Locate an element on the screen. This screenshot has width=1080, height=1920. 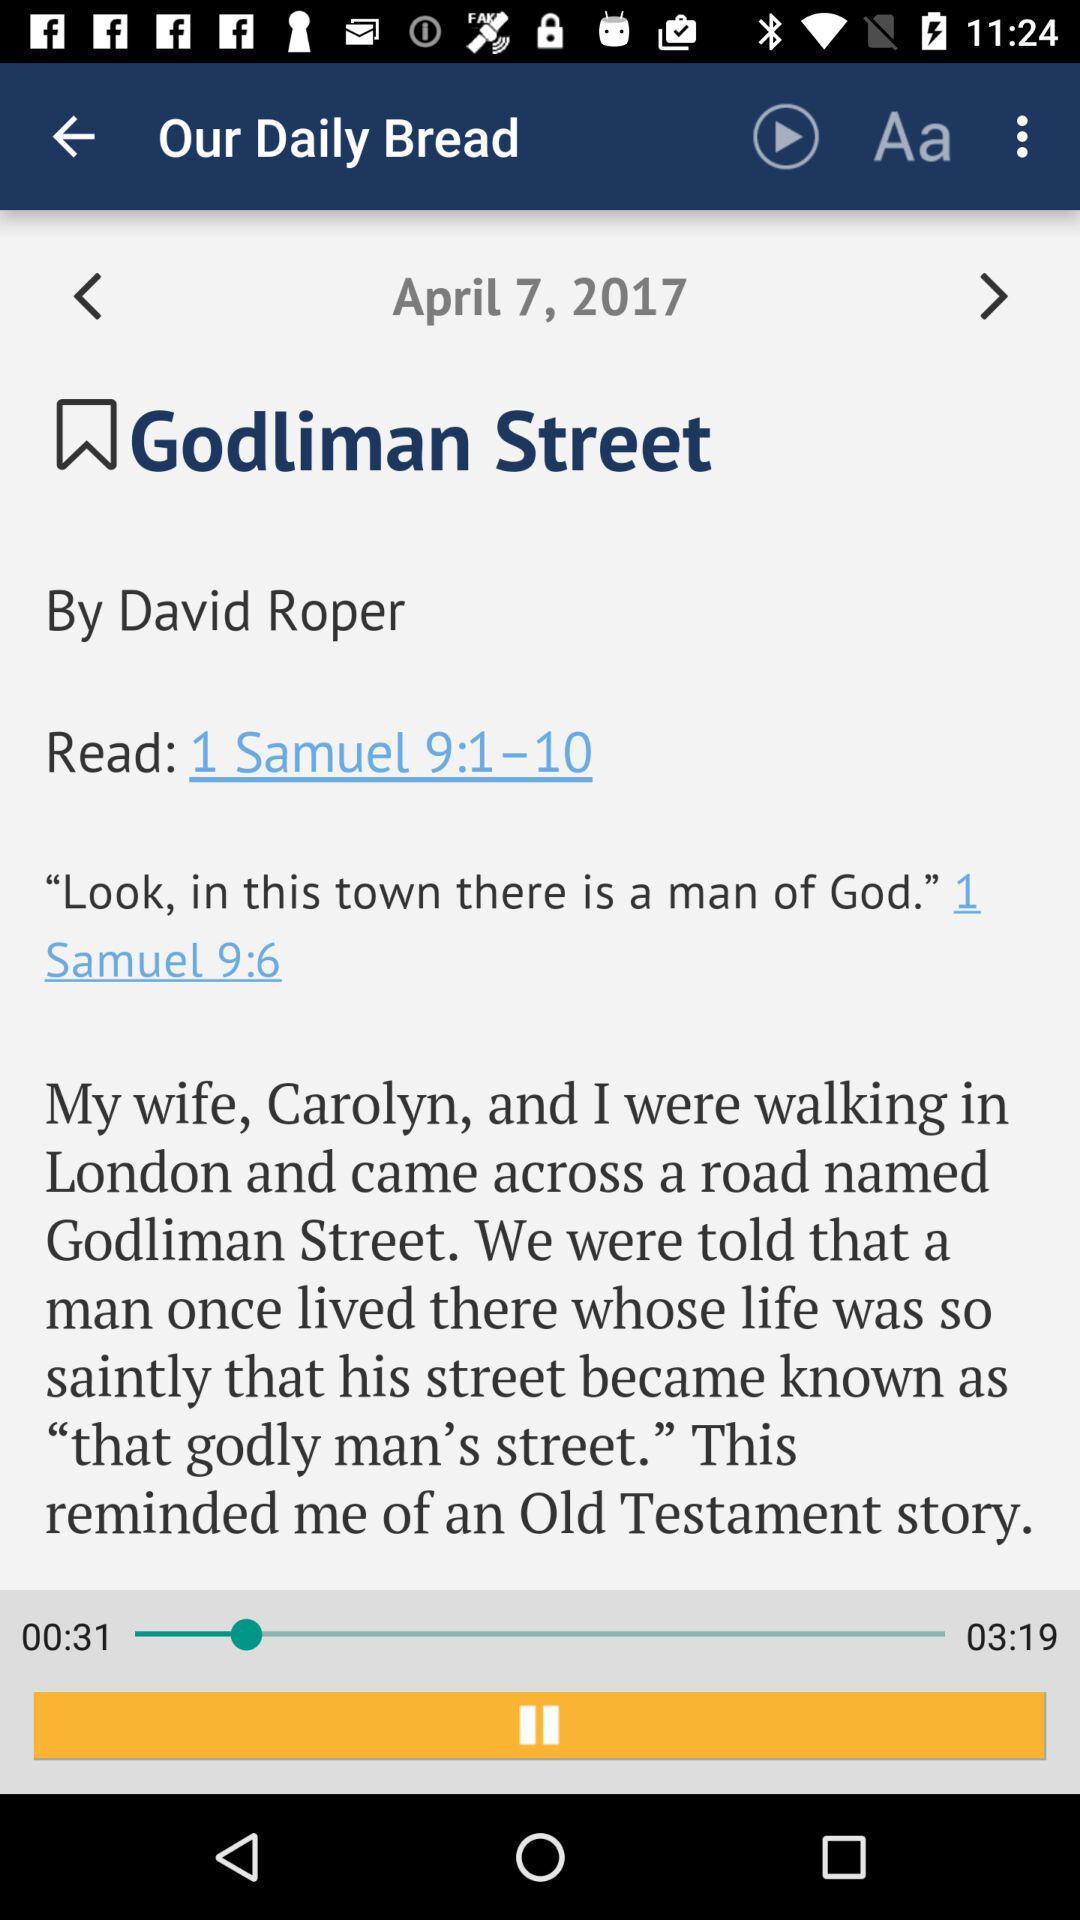
app to the right of the our daily bread icon is located at coordinates (785, 135).